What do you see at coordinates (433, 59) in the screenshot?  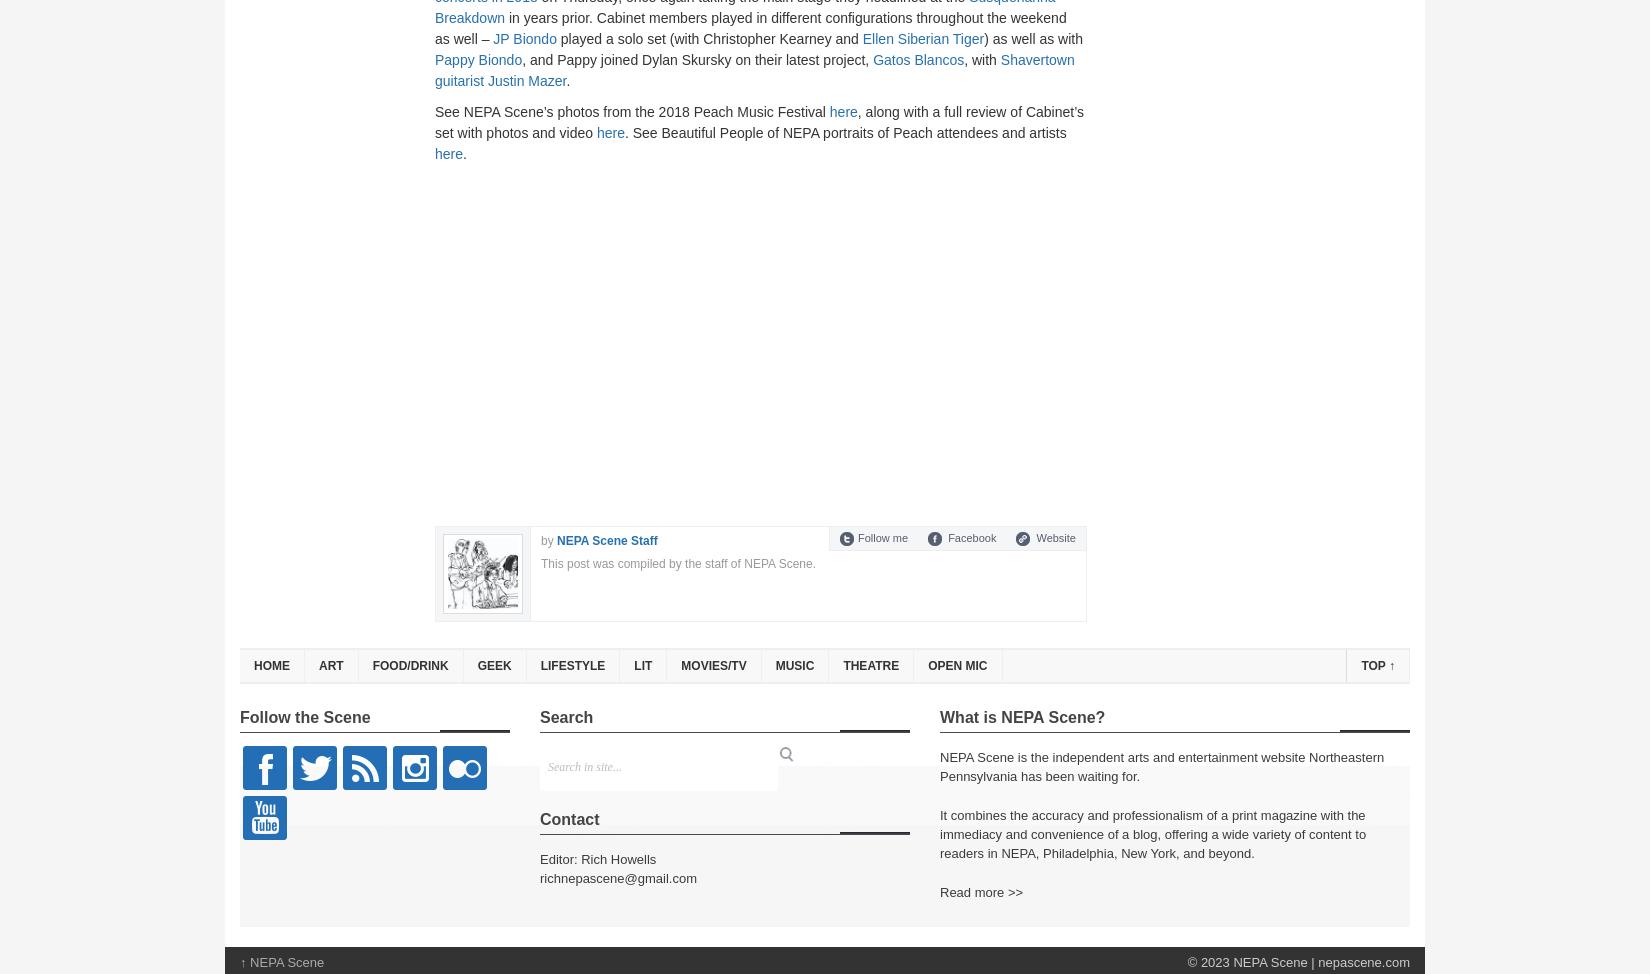 I see `'Pappy Biondo'` at bounding box center [433, 59].